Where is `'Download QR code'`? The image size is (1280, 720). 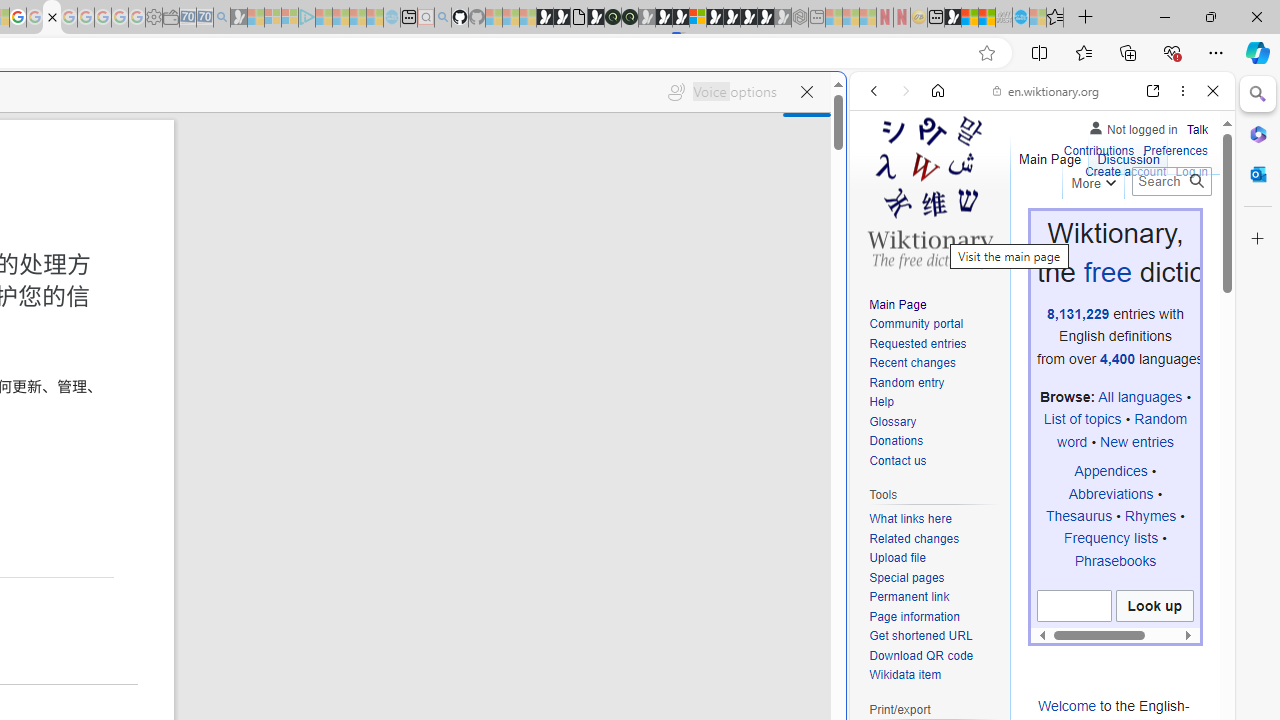
'Download QR code' is located at coordinates (920, 655).